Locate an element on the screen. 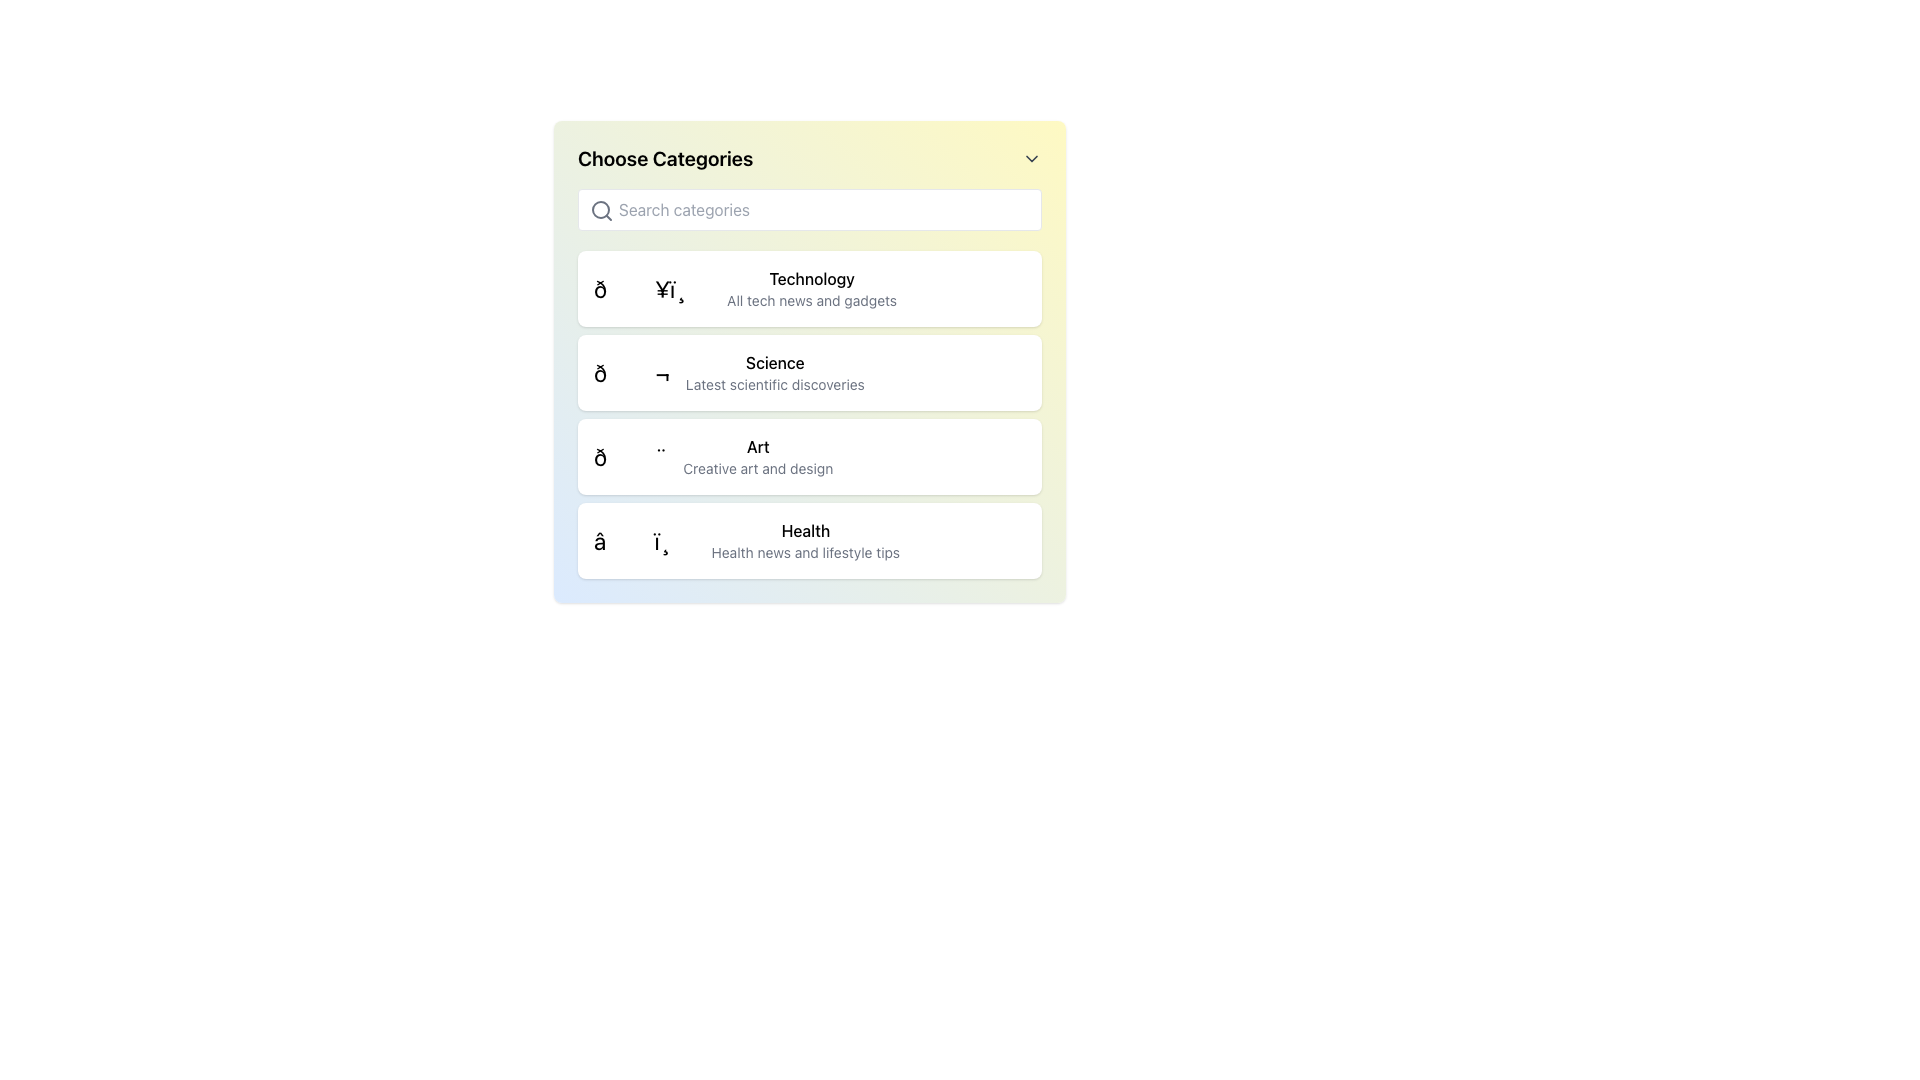 The image size is (1920, 1080). the Text-Based Category Label that serves as a category selector for technology-related content, located in the 'Choose Categories' section beneath the search bar is located at coordinates (744, 289).